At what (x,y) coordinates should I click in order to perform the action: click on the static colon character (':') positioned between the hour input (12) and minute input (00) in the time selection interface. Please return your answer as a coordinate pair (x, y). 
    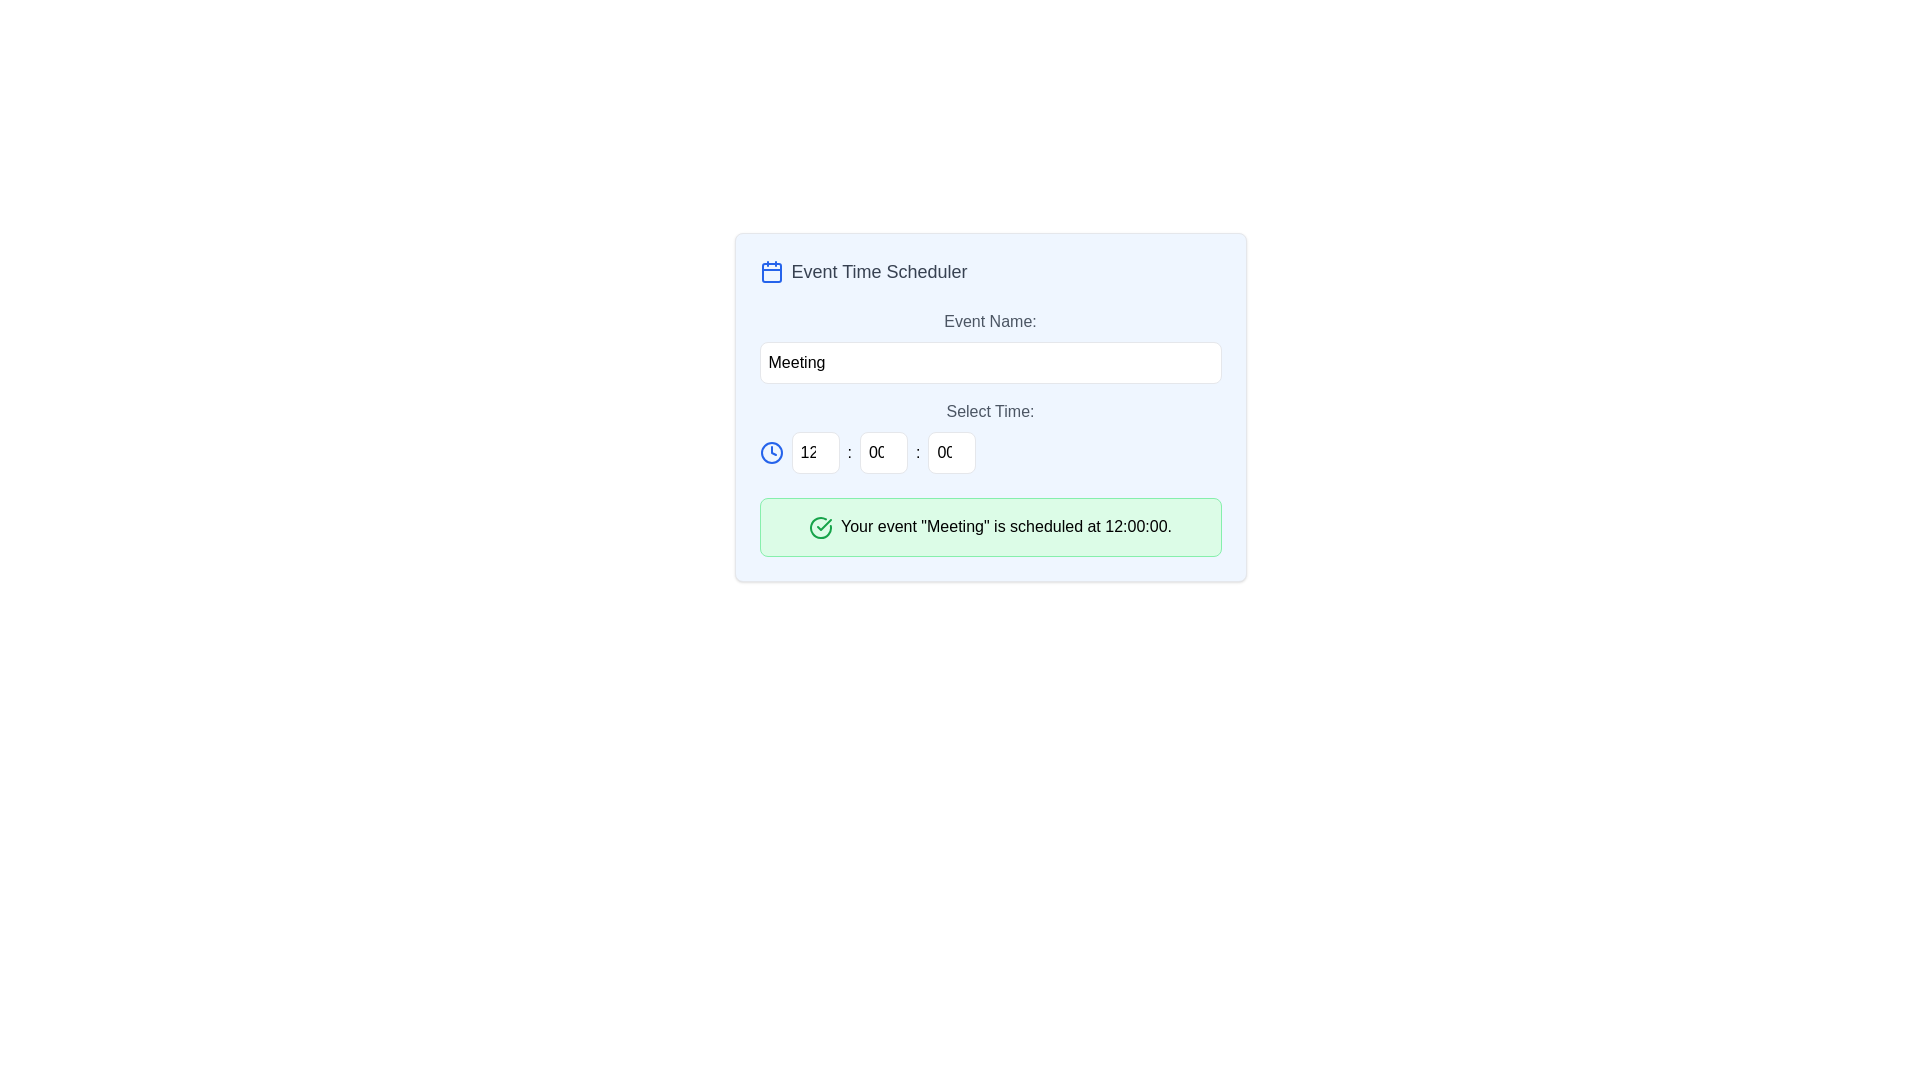
    Looking at the image, I should click on (849, 452).